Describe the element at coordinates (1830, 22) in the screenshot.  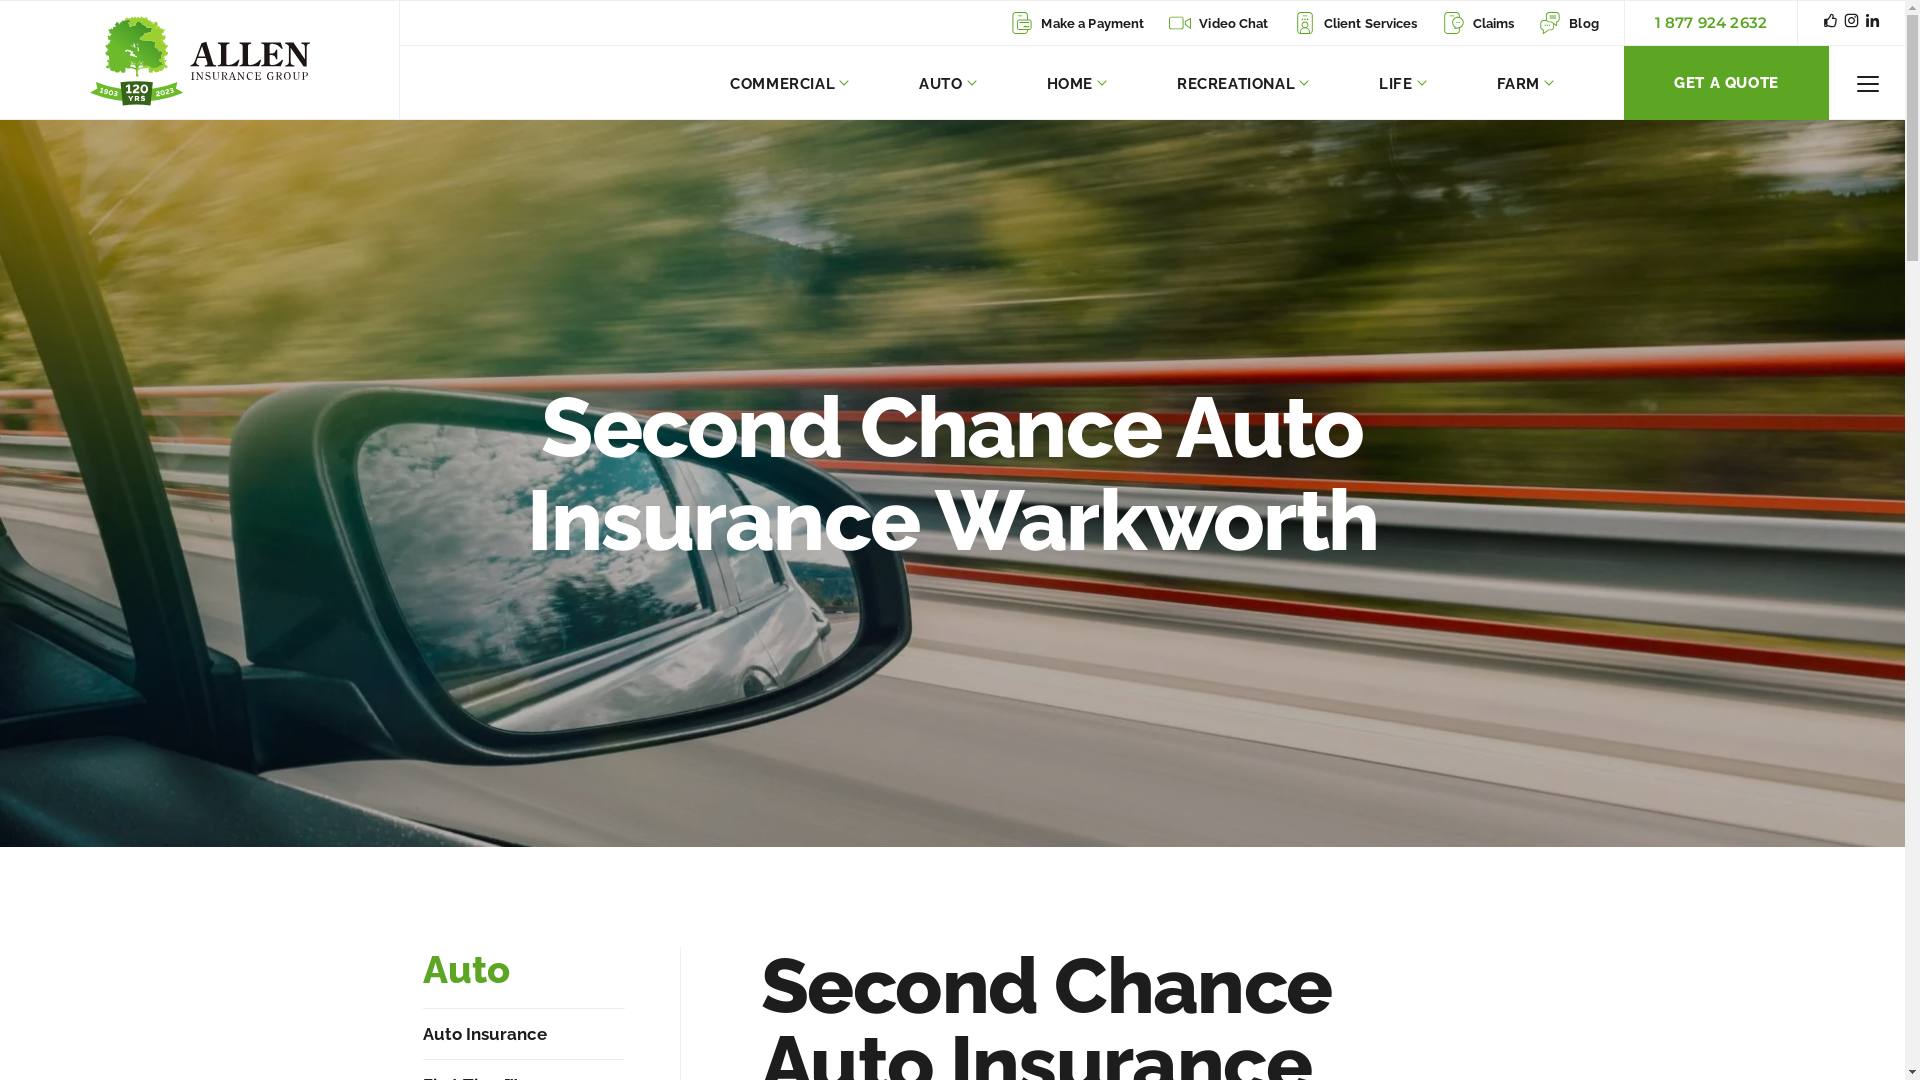
I see `'Facebook'` at that location.